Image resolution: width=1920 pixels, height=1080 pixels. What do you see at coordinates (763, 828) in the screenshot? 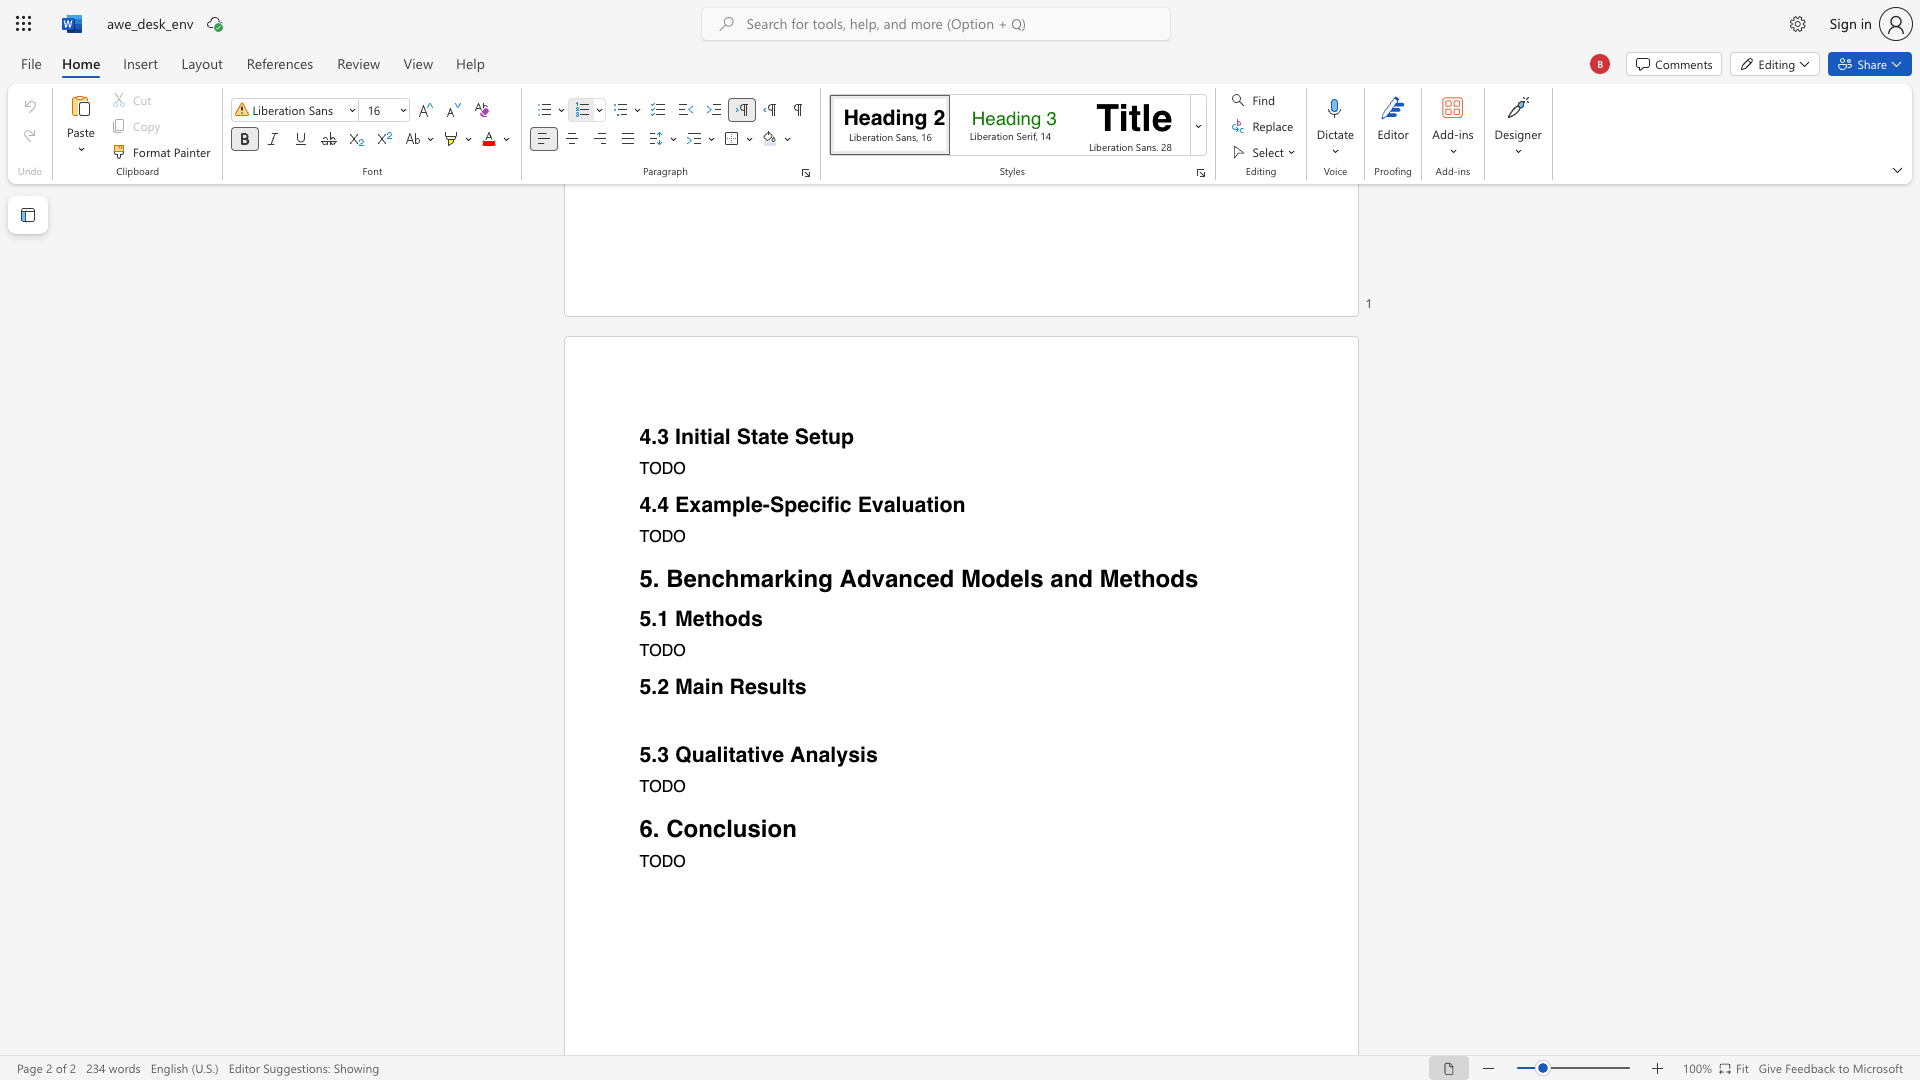
I see `the 1th character "i" in the text` at bounding box center [763, 828].